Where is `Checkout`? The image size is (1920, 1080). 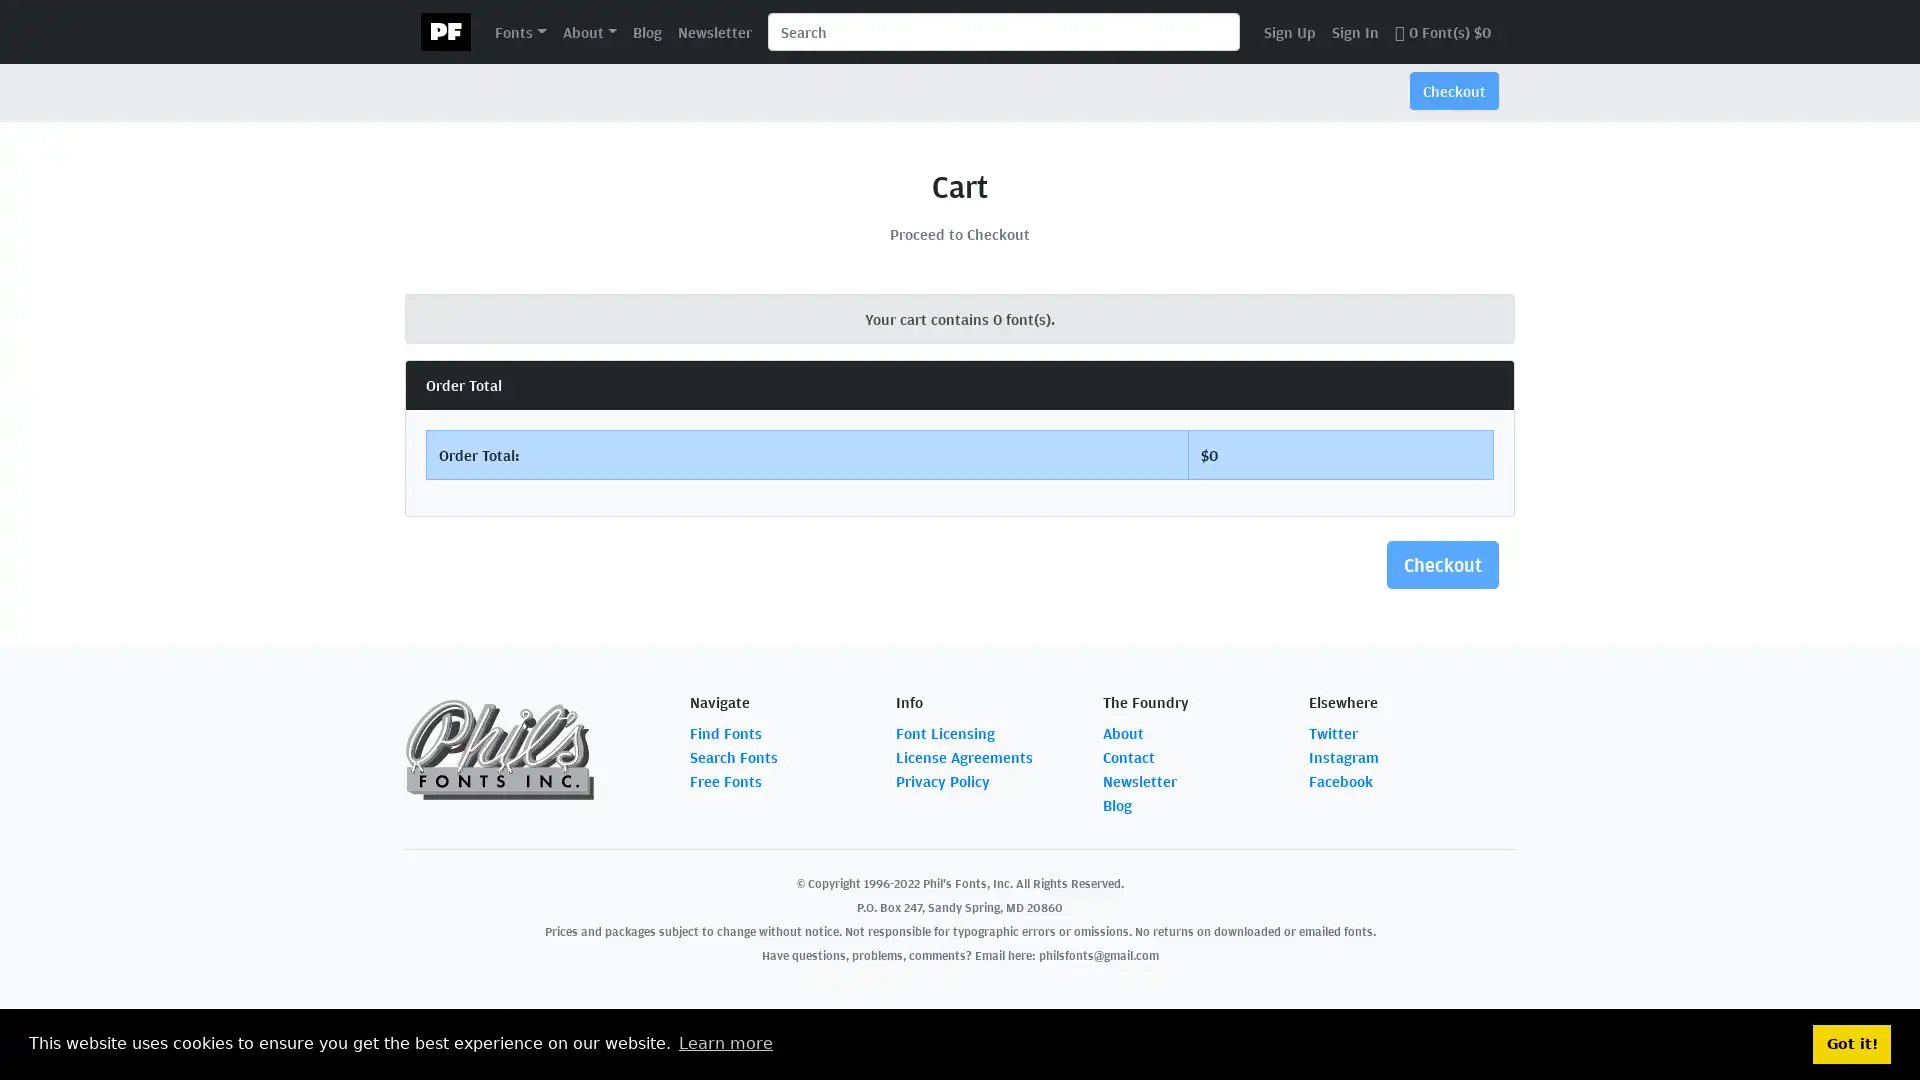
Checkout is located at coordinates (1454, 91).